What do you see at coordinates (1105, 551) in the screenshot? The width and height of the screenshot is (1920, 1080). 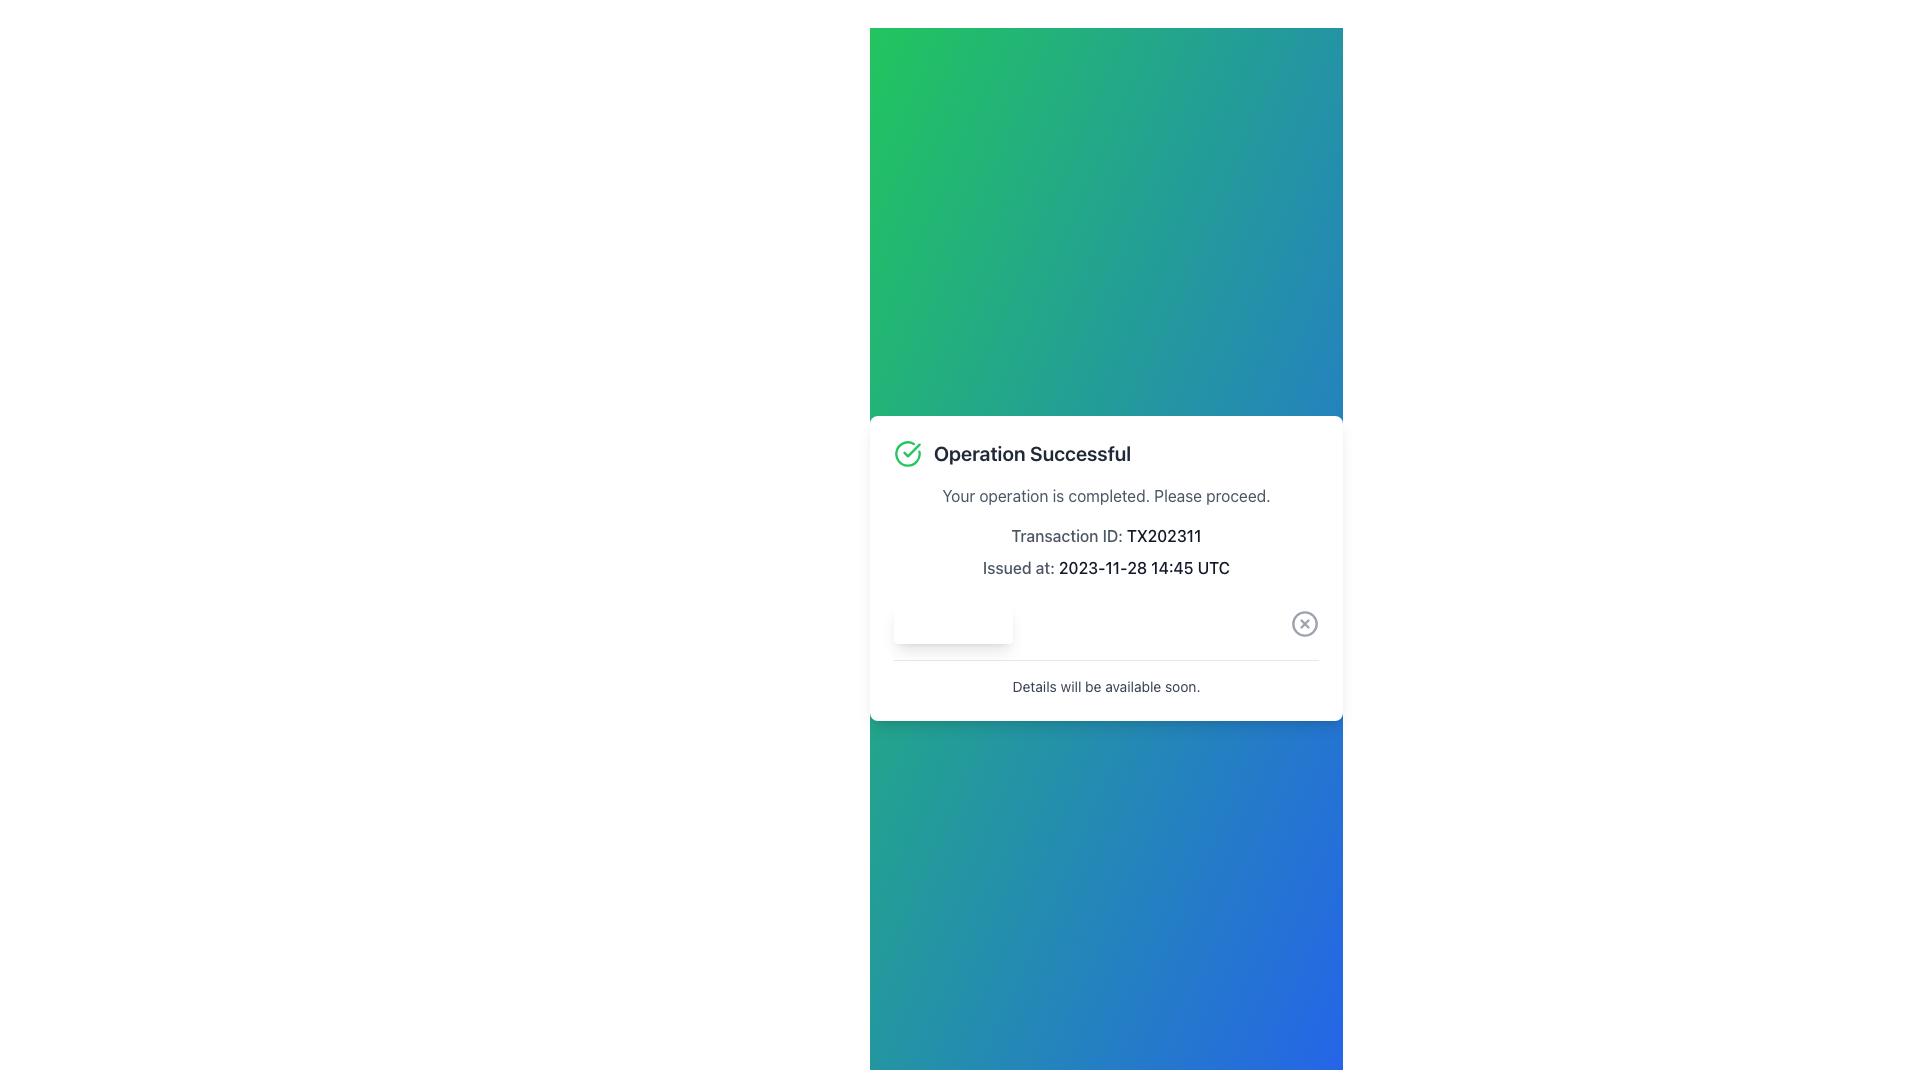 I see `information from the text block located below the main title and description text within the white dialog box, which includes the transaction's unique identifier and the timestamp` at bounding box center [1105, 551].